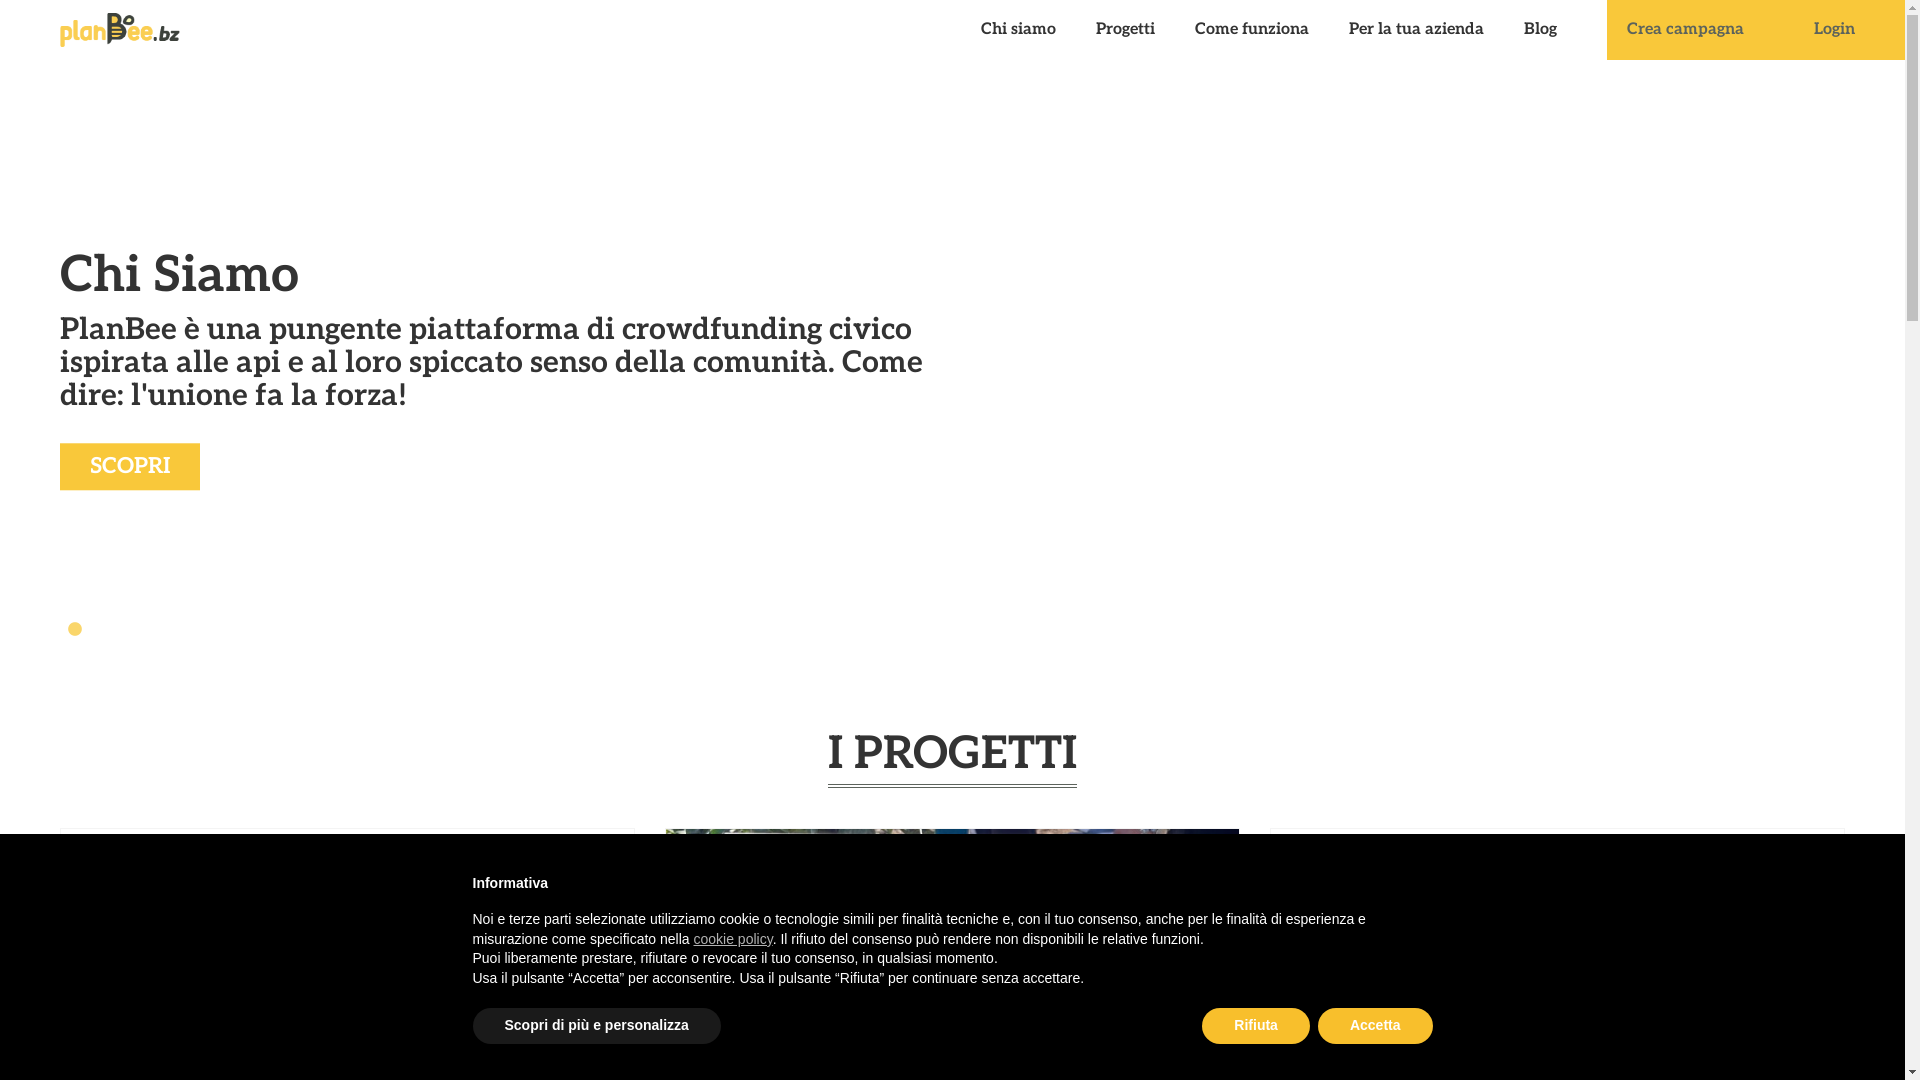 This screenshot has height=1080, width=1920. What do you see at coordinates (1018, 30) in the screenshot?
I see `'Chi siamo'` at bounding box center [1018, 30].